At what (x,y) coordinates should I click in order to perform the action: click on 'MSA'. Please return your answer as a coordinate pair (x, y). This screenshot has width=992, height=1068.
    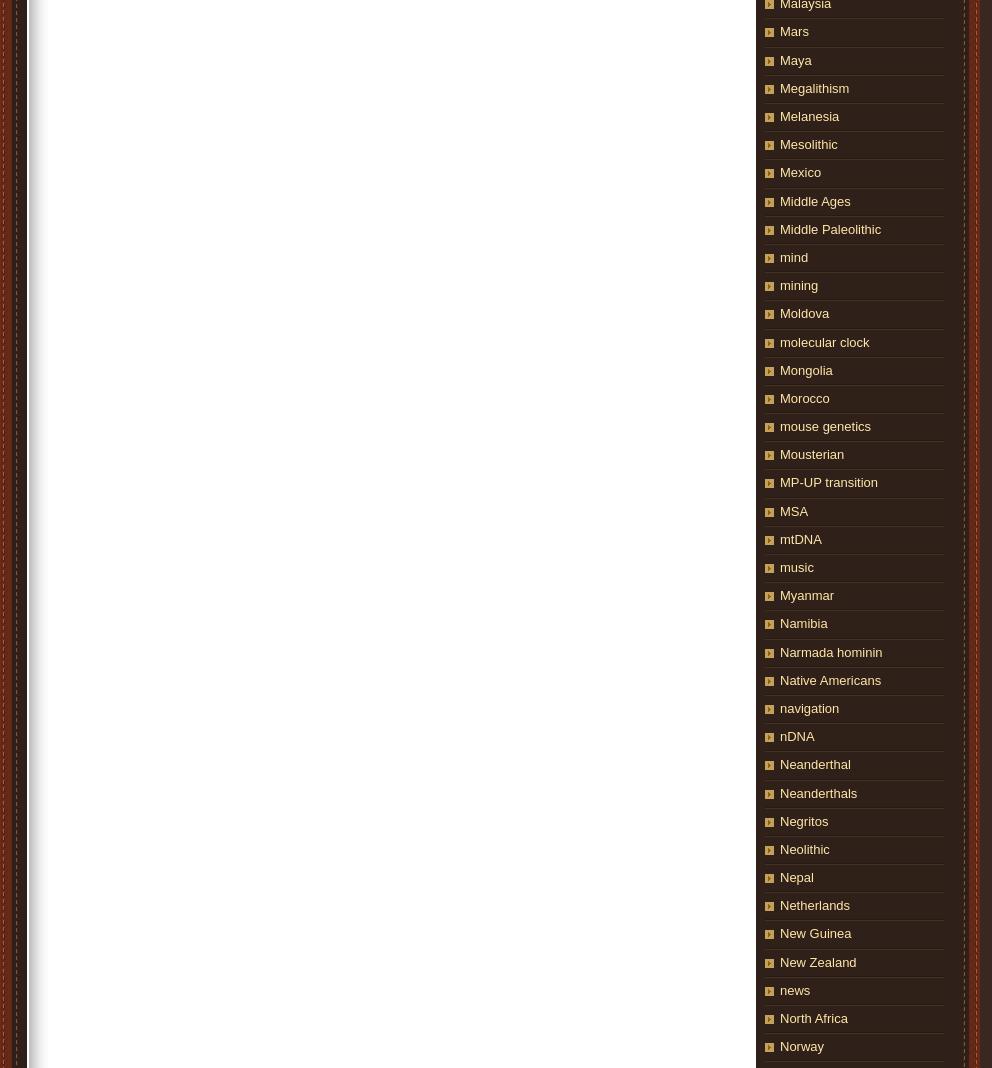
    Looking at the image, I should click on (793, 510).